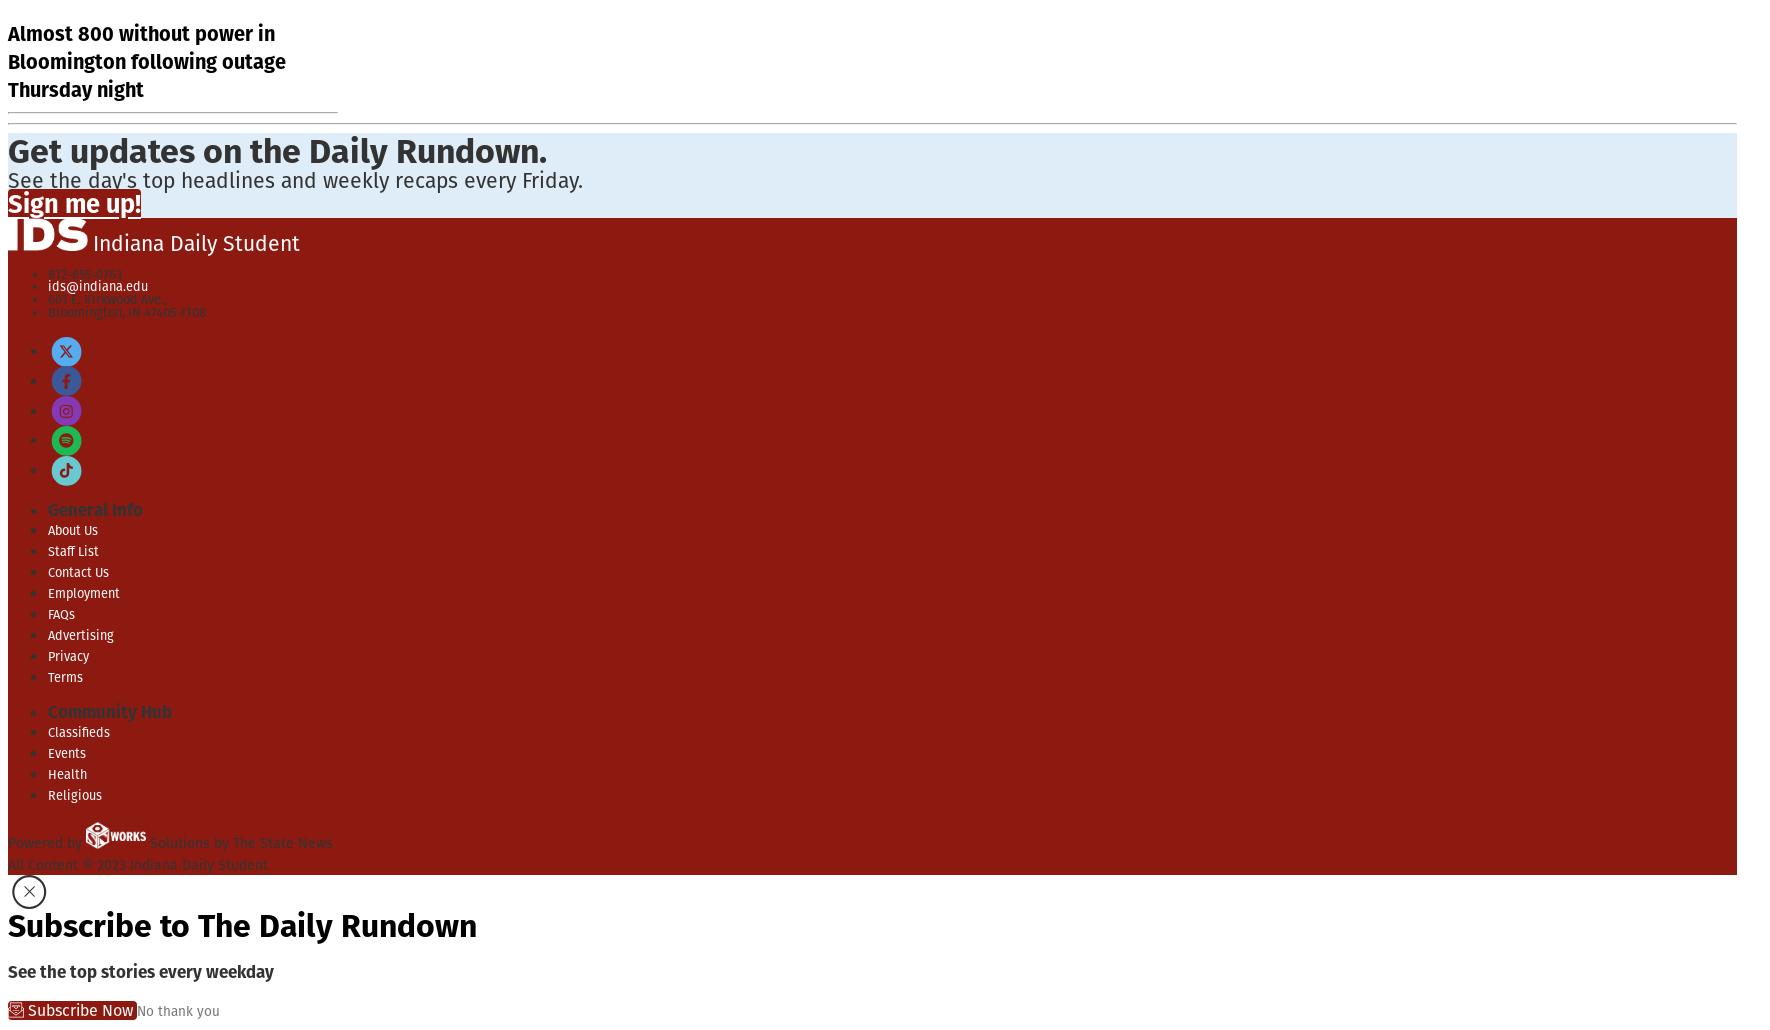 Image resolution: width=1770 pixels, height=1030 pixels. Describe the element at coordinates (46, 712) in the screenshot. I see `'Community Hub'` at that location.